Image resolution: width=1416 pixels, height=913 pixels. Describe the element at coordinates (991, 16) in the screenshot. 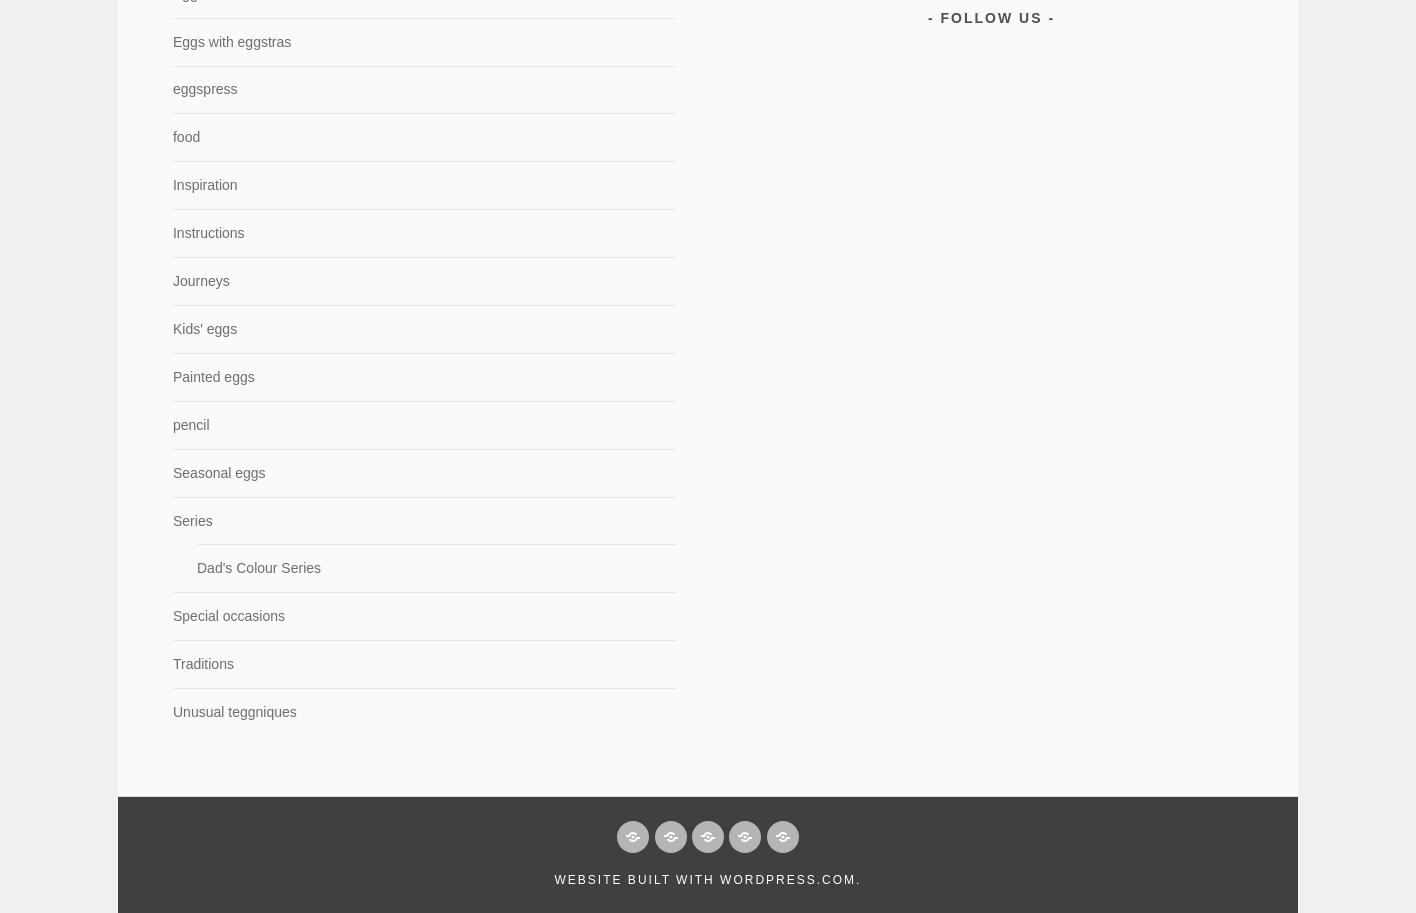

I see `'Follow Us'` at that location.